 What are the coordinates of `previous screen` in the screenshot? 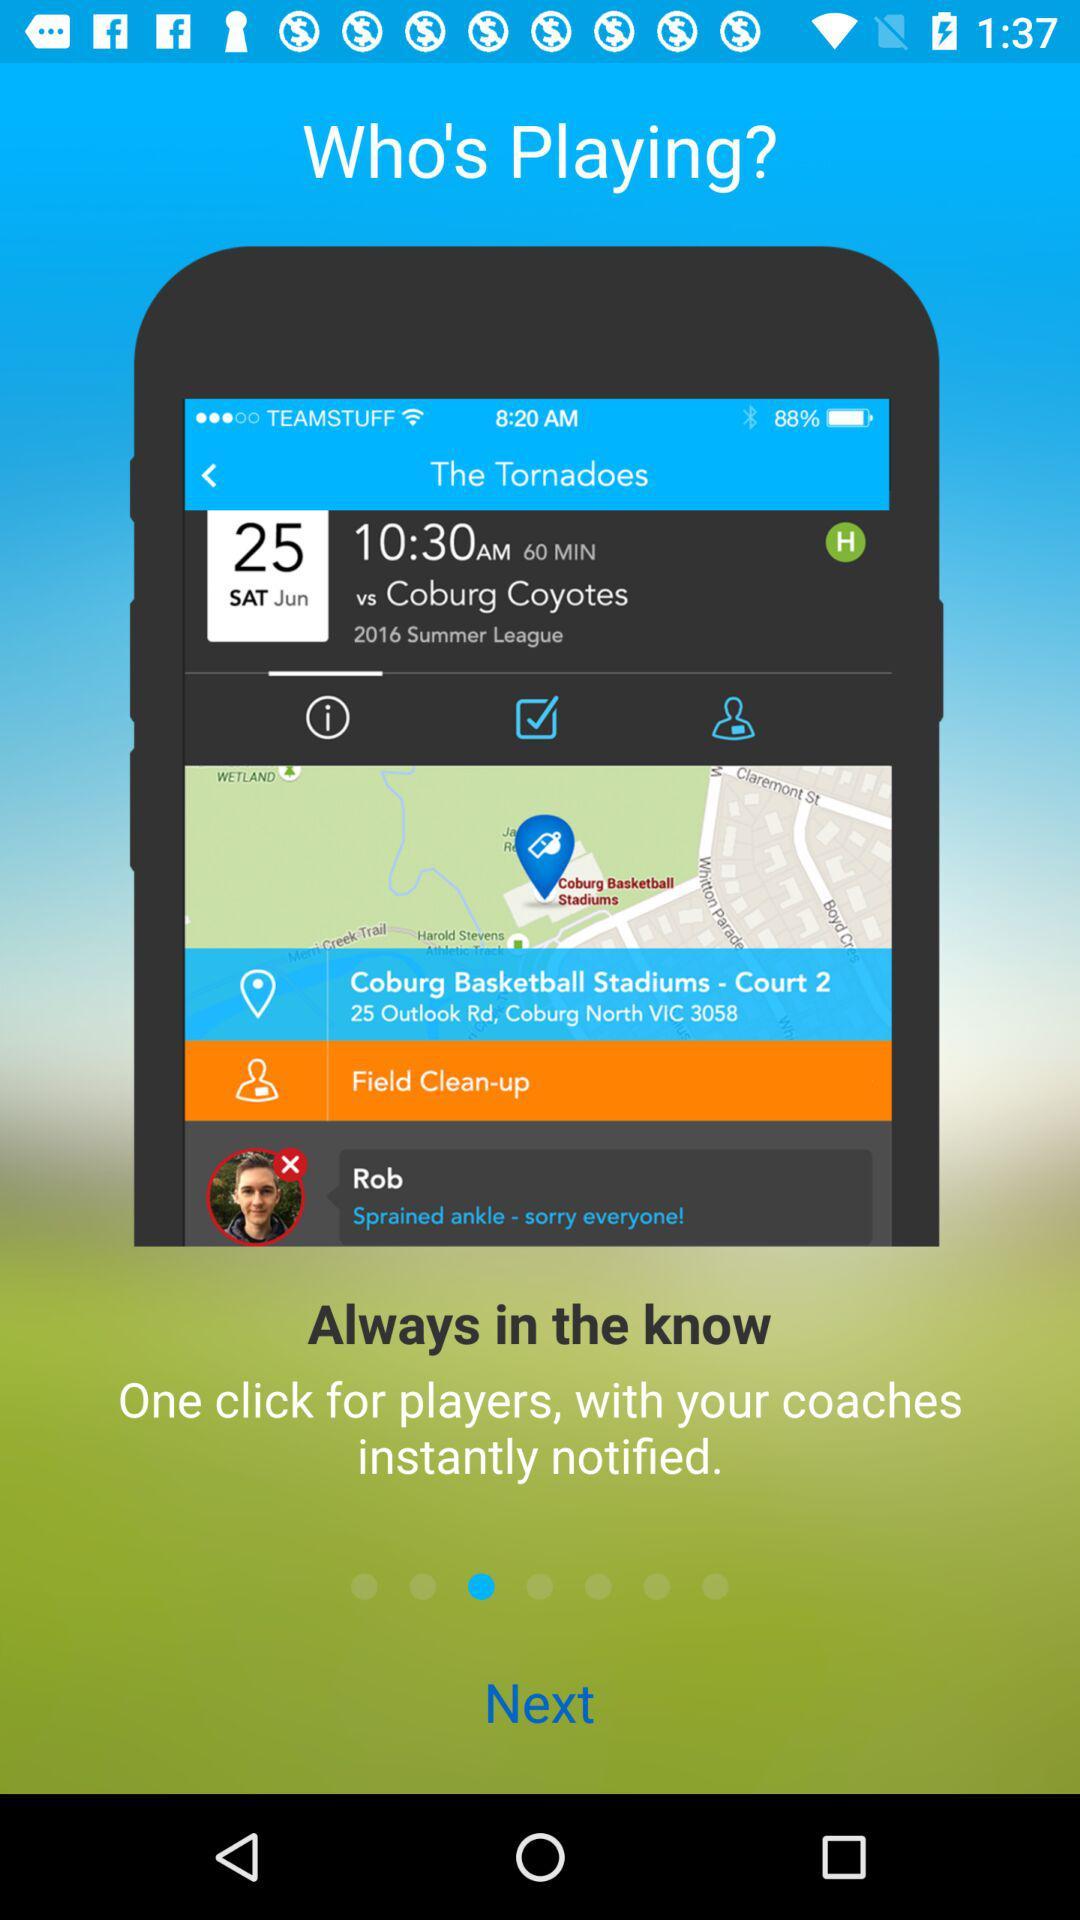 It's located at (422, 1585).